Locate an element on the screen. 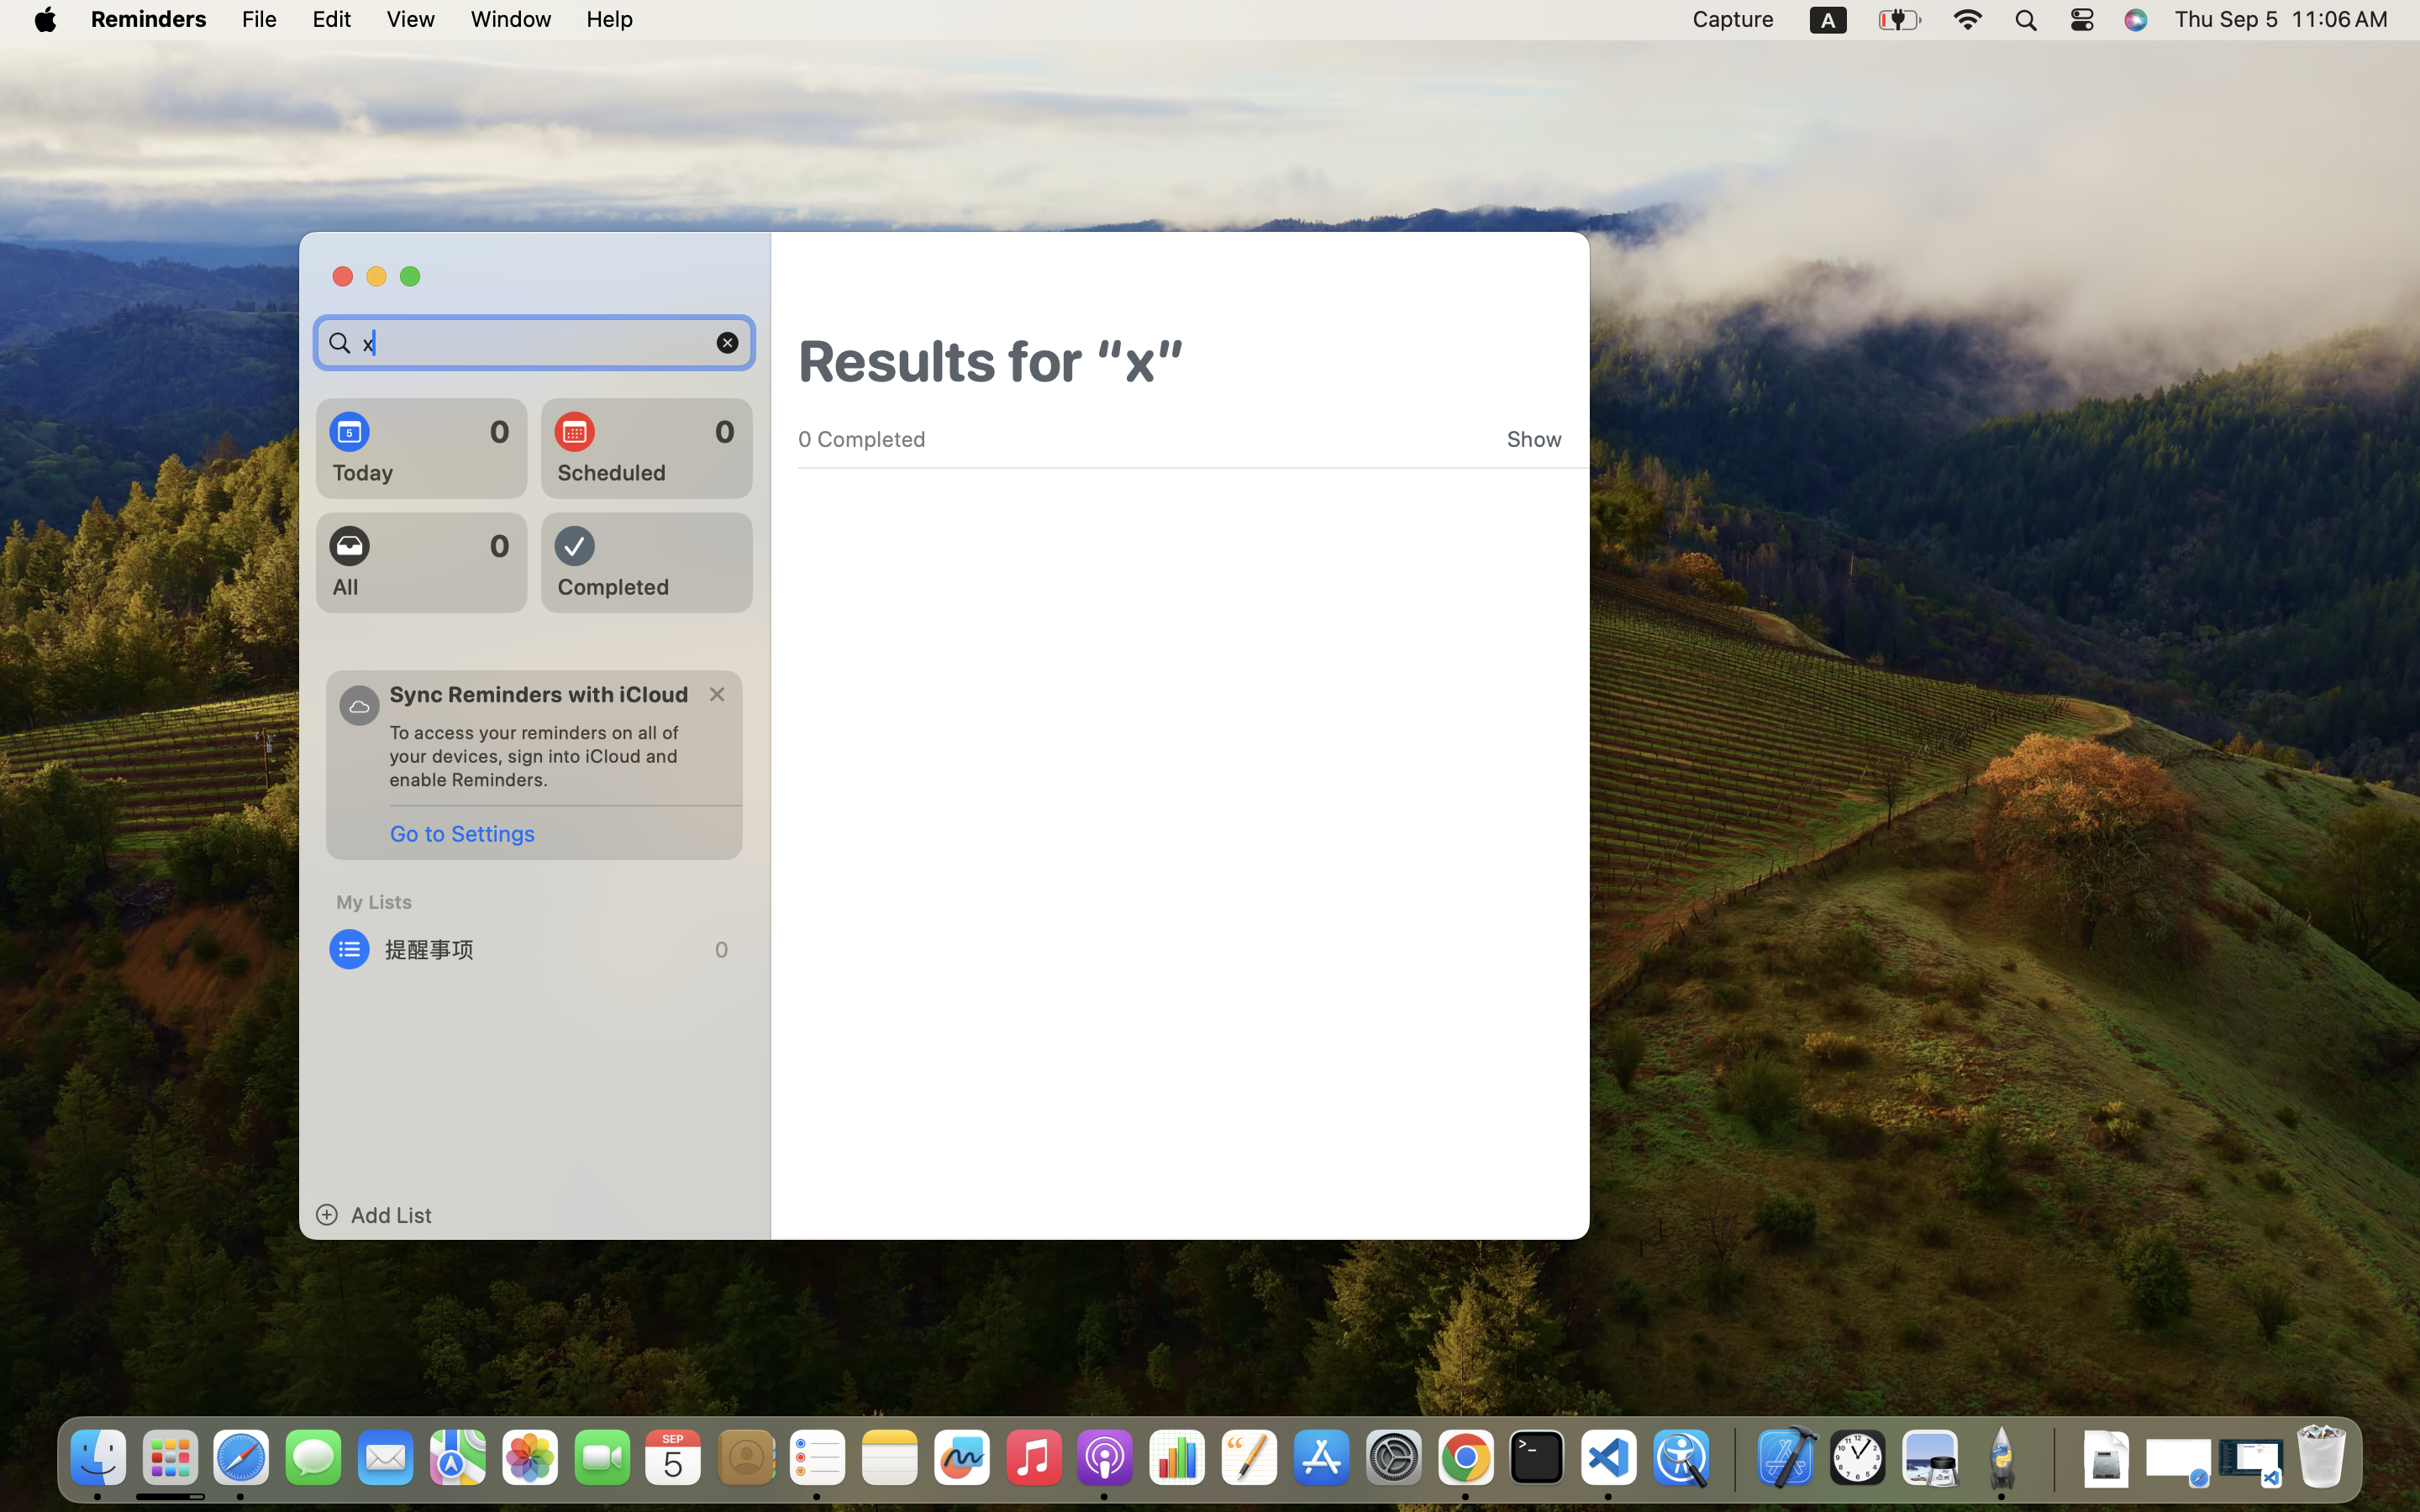 The image size is (2420, 1512). 'Sync Reminders with iCloud' is located at coordinates (539, 693).